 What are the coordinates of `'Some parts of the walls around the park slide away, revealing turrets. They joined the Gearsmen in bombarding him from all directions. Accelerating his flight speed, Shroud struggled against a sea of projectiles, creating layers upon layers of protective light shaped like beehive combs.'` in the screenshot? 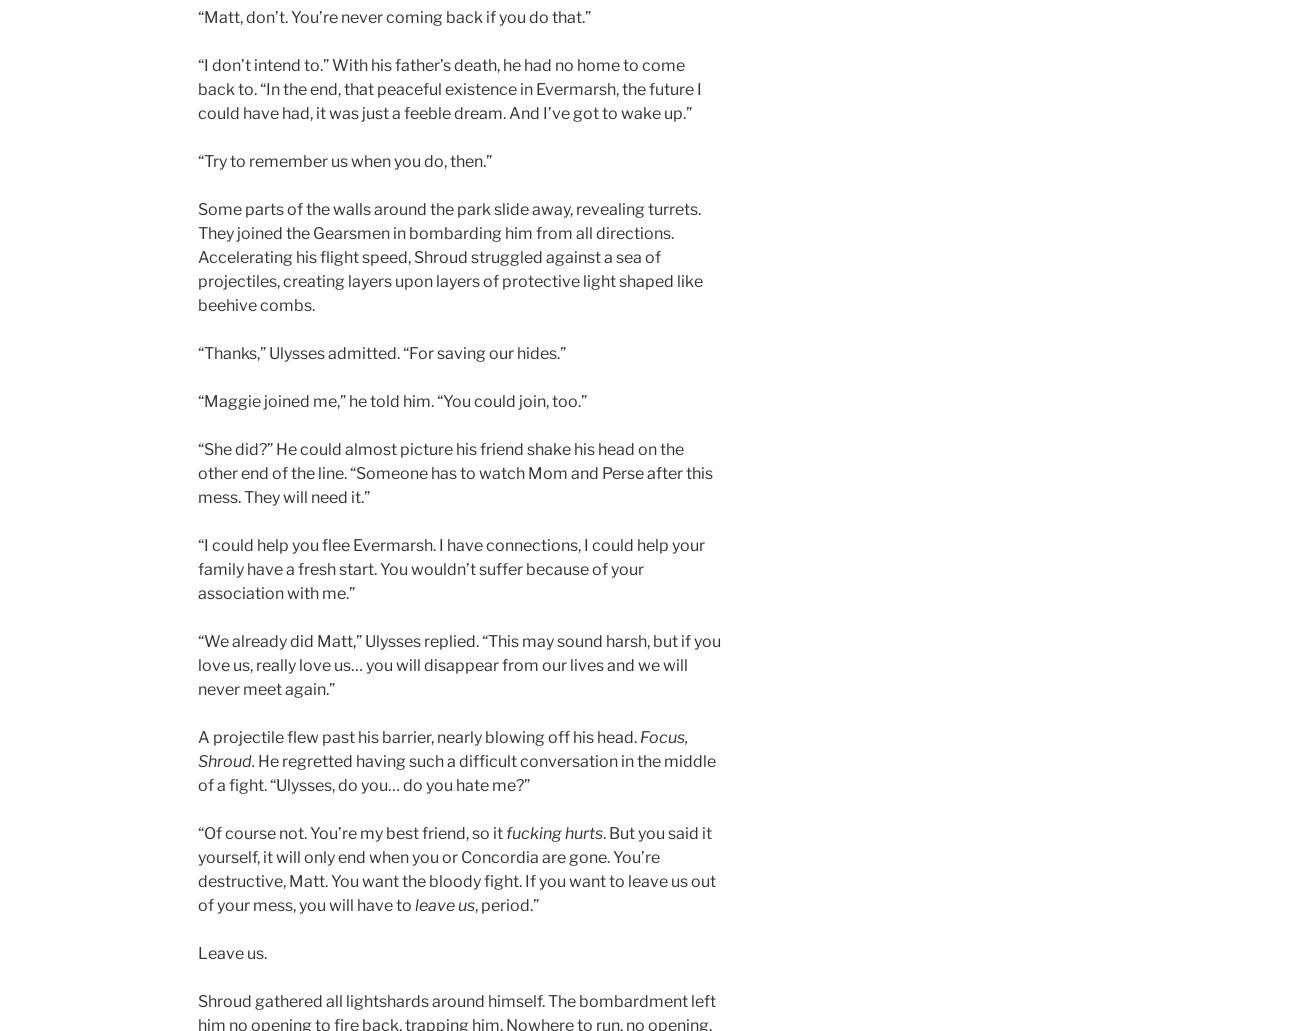 It's located at (449, 257).